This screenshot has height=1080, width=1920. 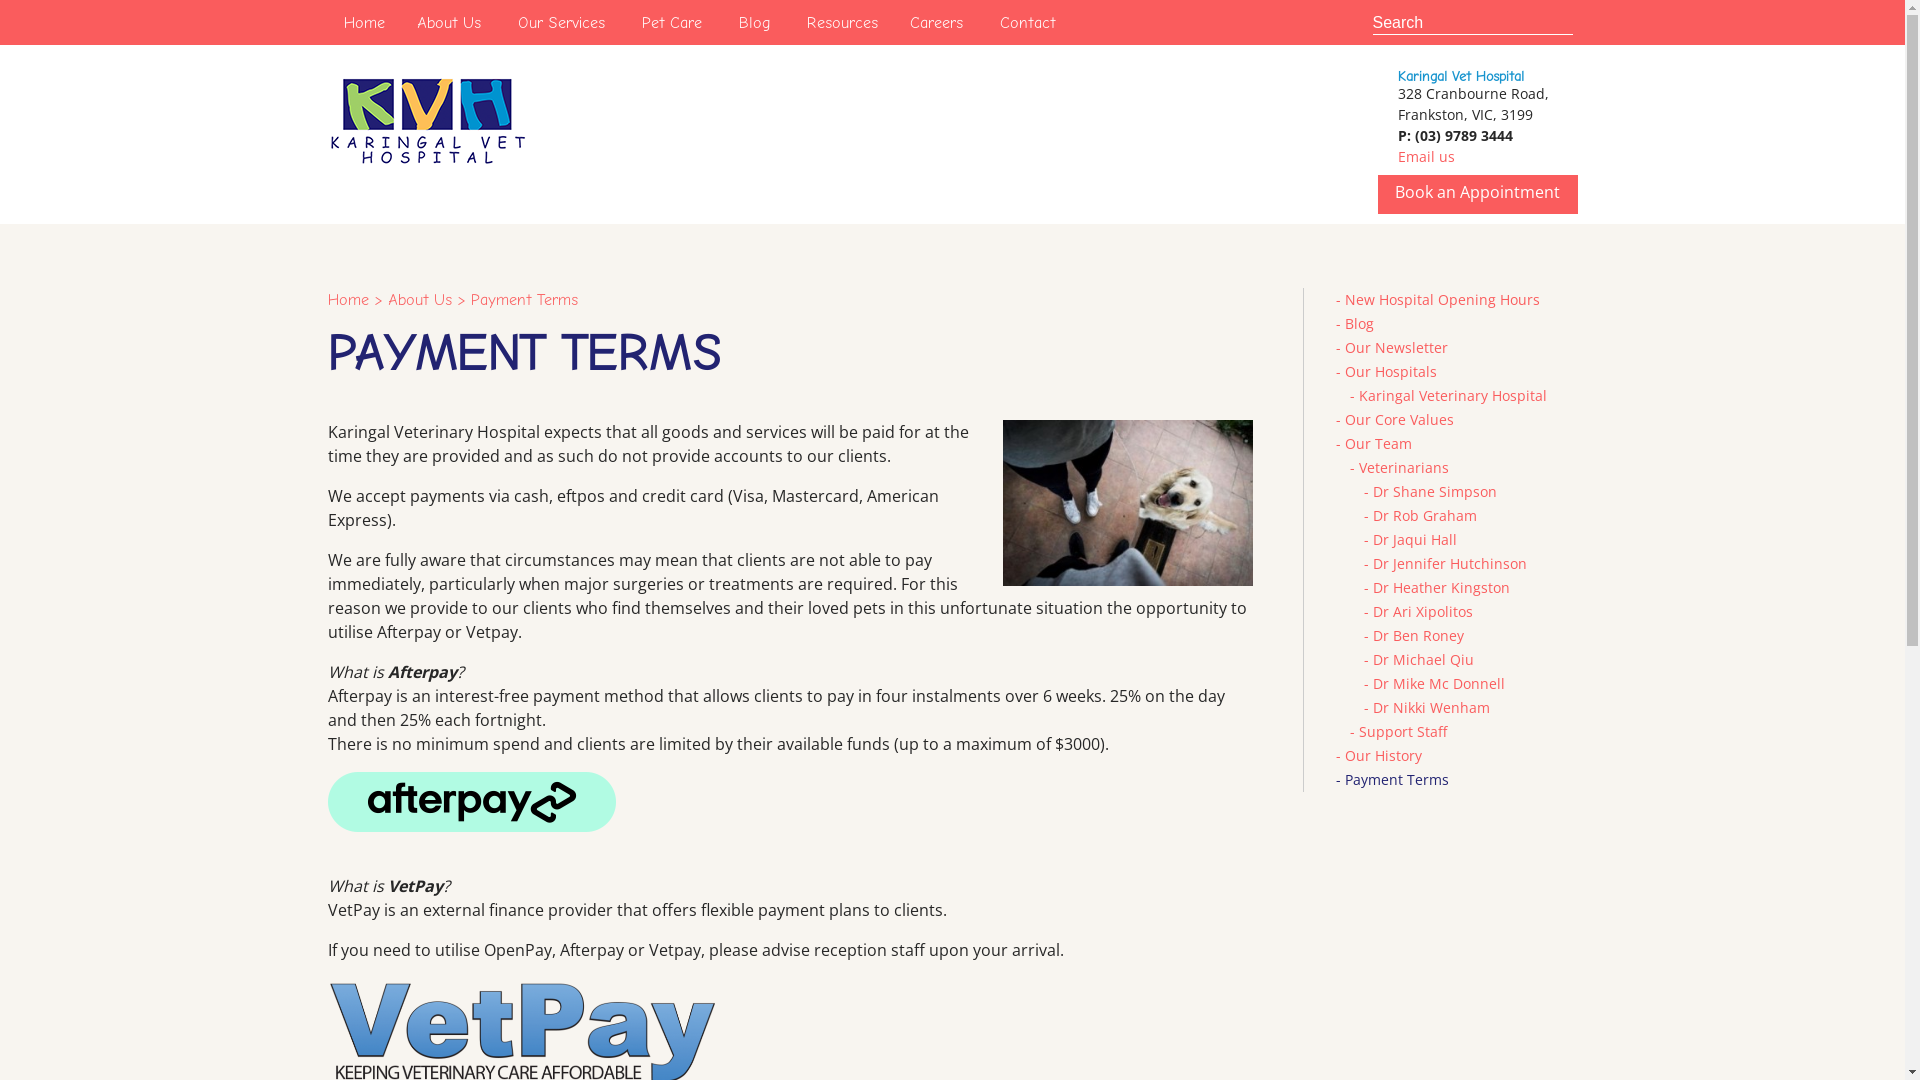 What do you see at coordinates (1394, 346) in the screenshot?
I see `'Our Newsletter'` at bounding box center [1394, 346].